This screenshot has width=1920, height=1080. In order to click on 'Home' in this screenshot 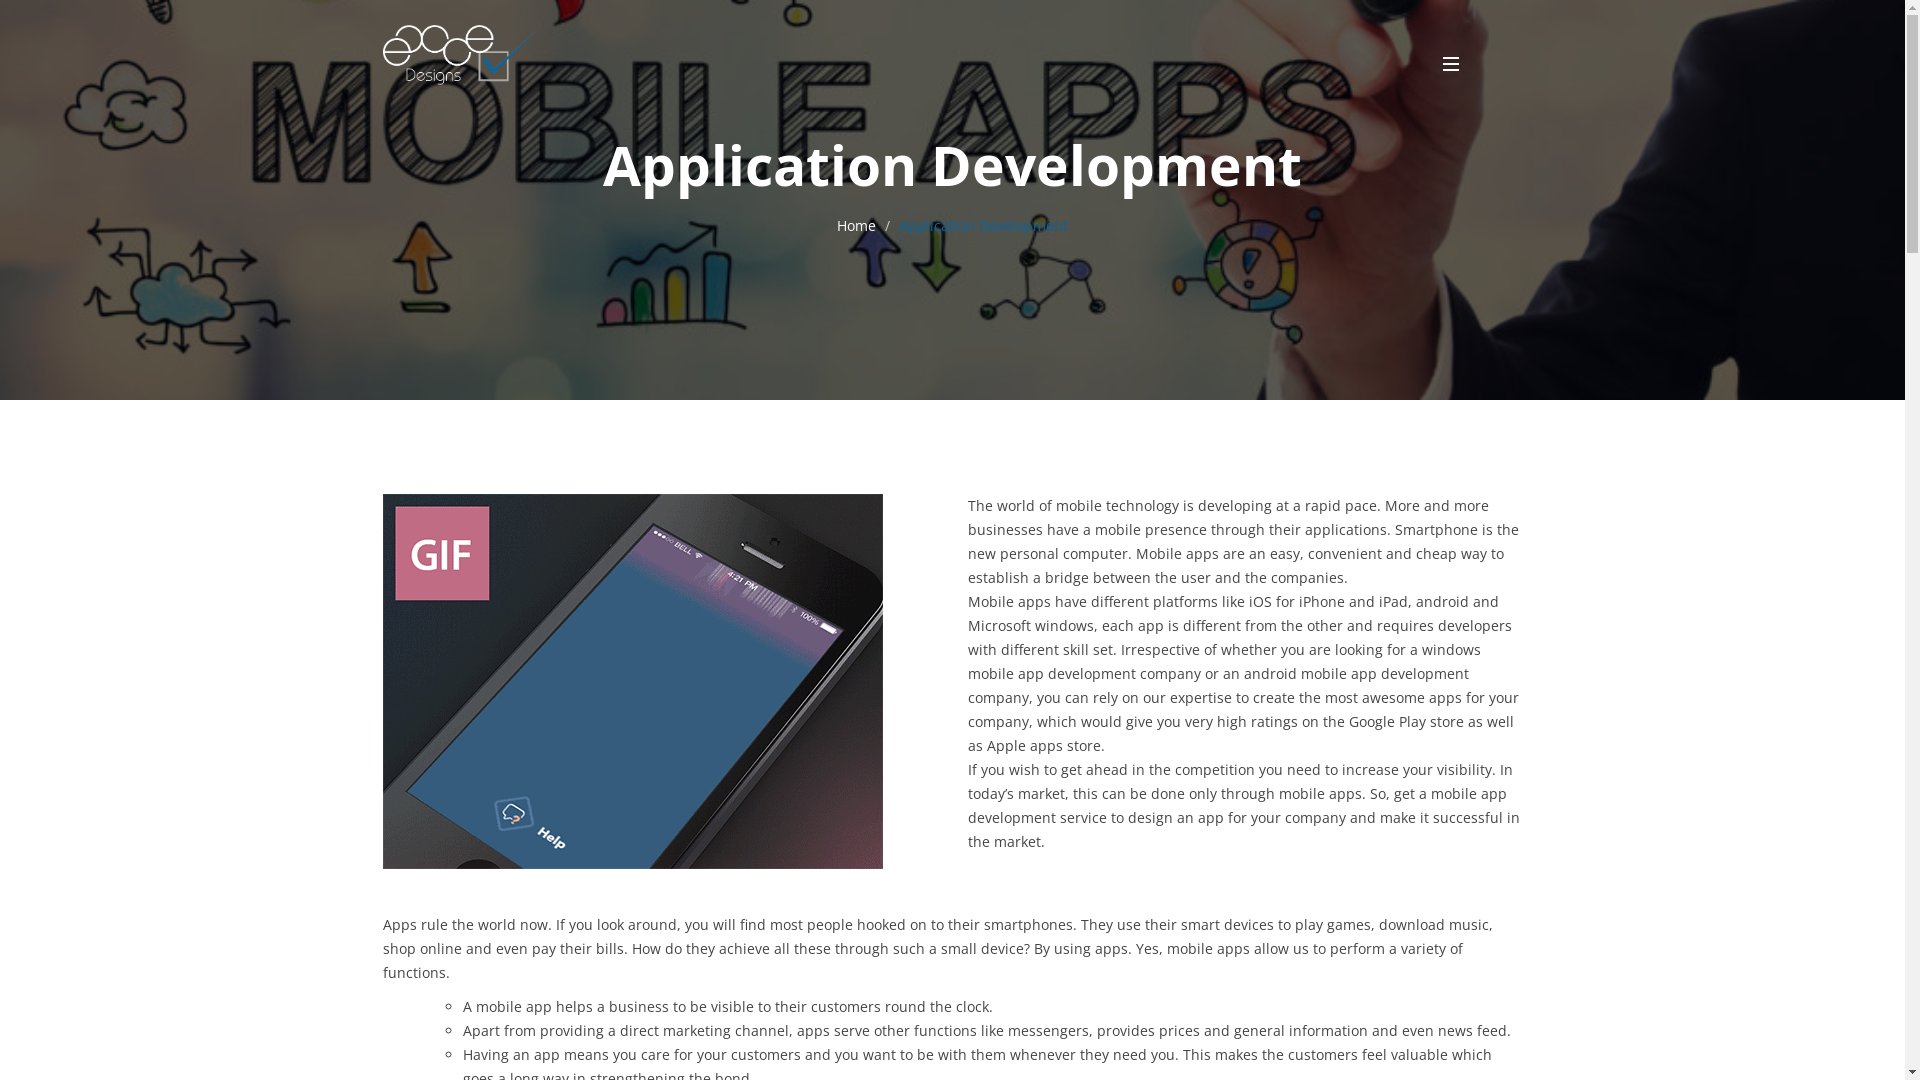, I will do `click(856, 224)`.